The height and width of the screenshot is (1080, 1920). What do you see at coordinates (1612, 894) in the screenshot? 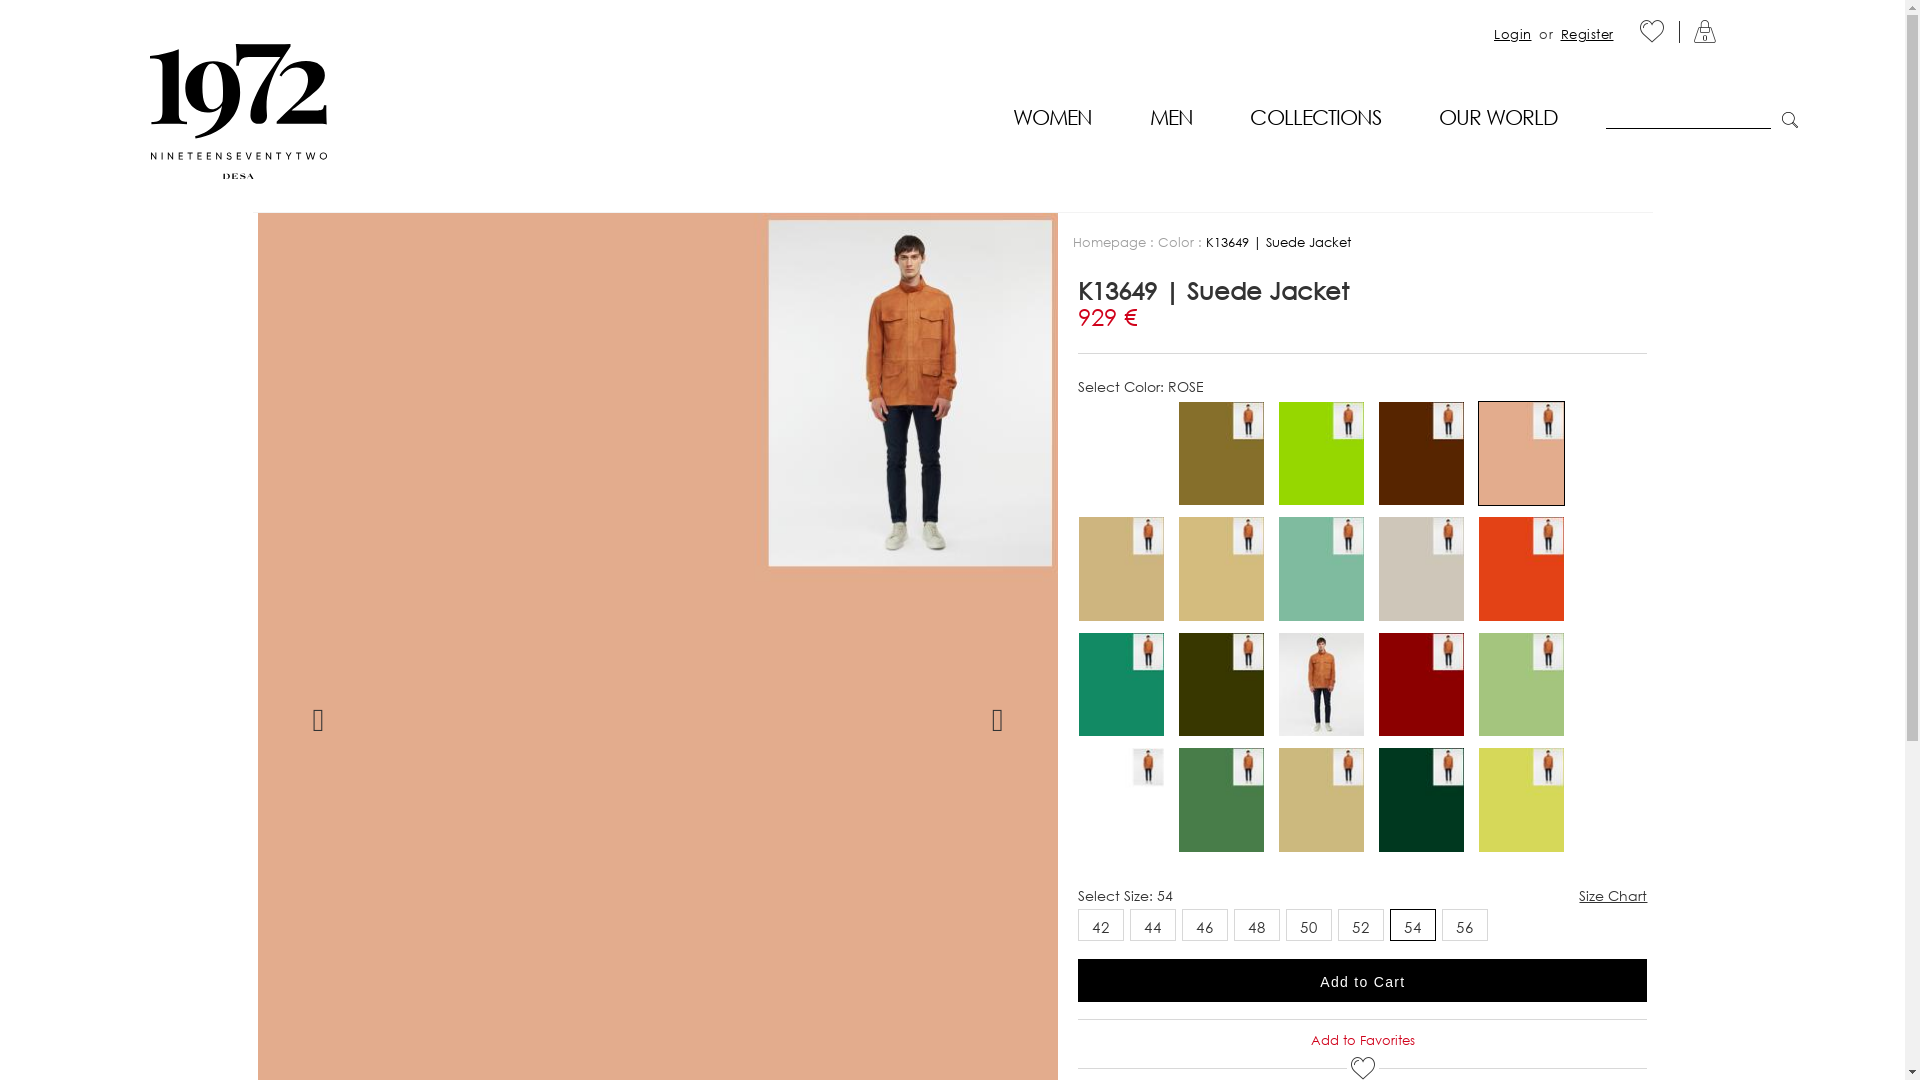
I see `'Size Chart'` at bounding box center [1612, 894].